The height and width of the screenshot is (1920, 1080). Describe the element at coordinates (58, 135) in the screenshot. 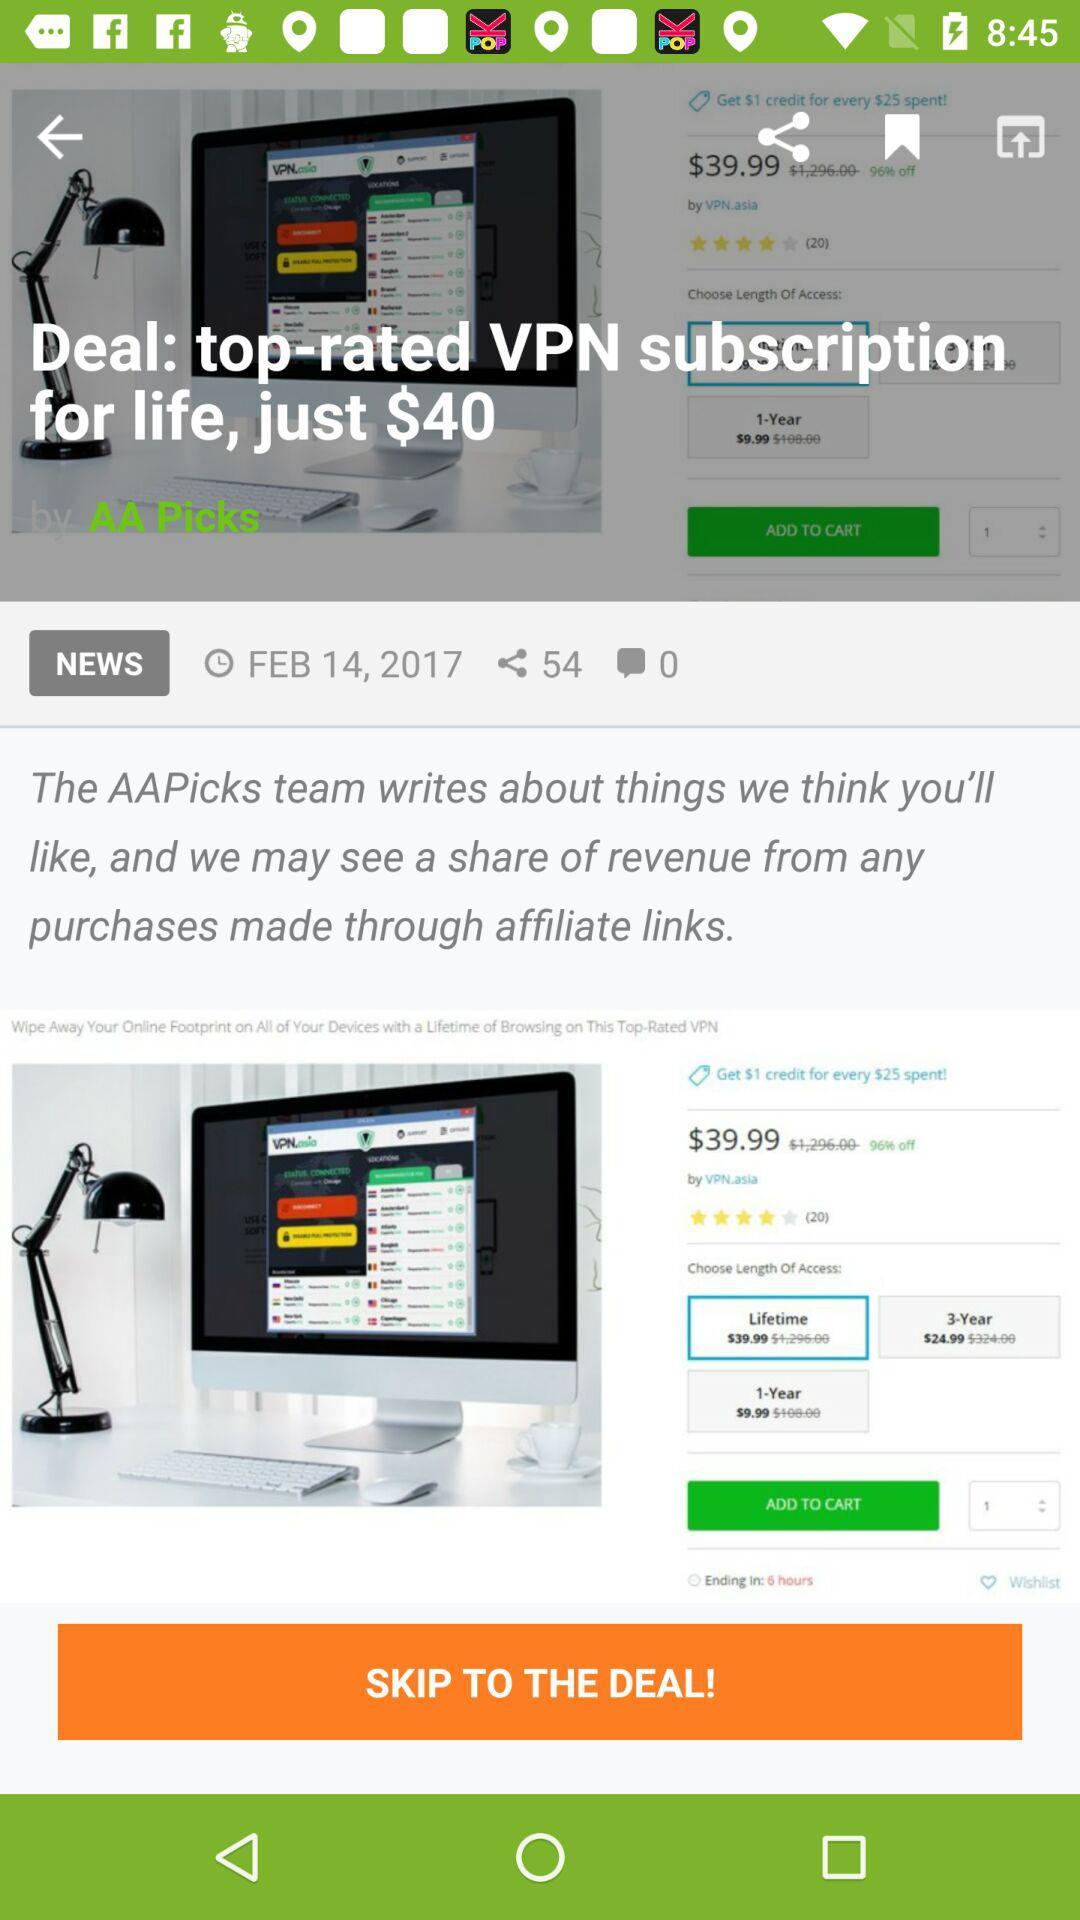

I see `go back` at that location.